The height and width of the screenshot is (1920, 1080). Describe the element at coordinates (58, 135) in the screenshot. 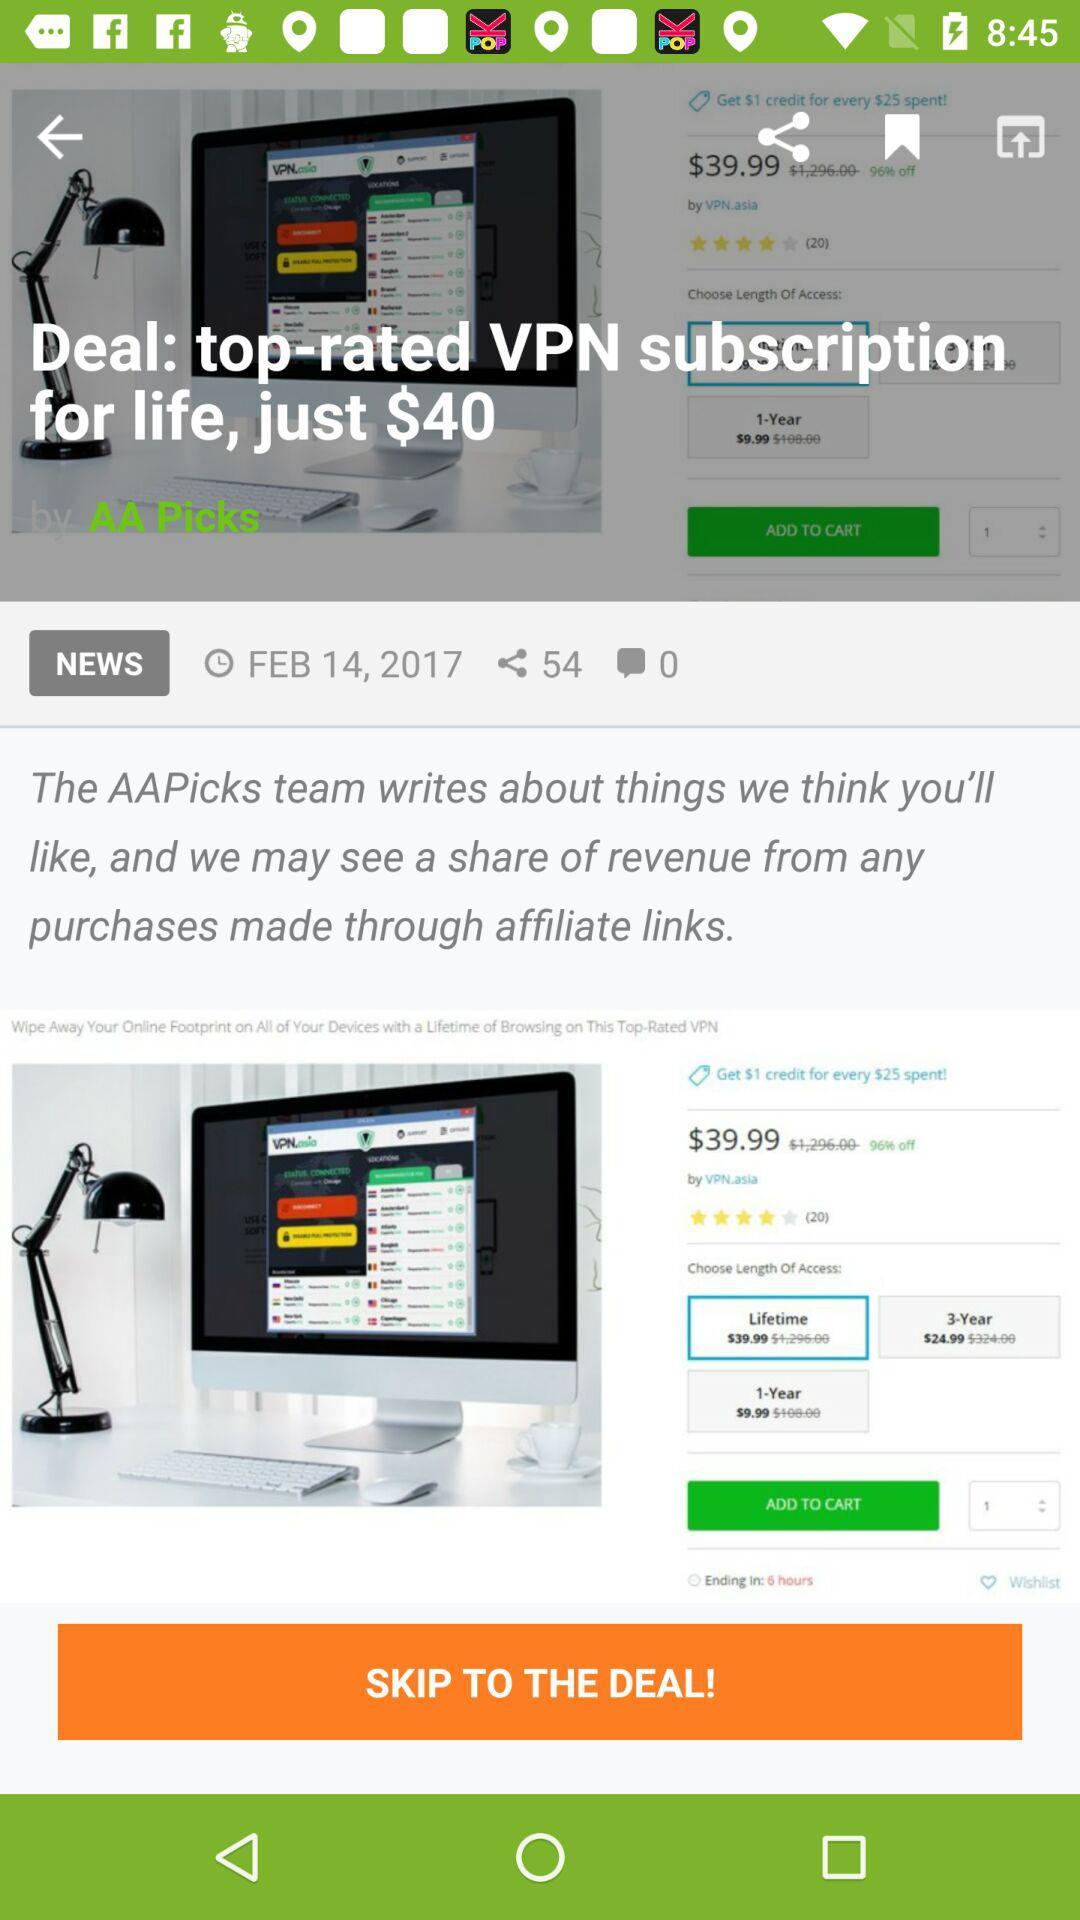

I see `go back` at that location.